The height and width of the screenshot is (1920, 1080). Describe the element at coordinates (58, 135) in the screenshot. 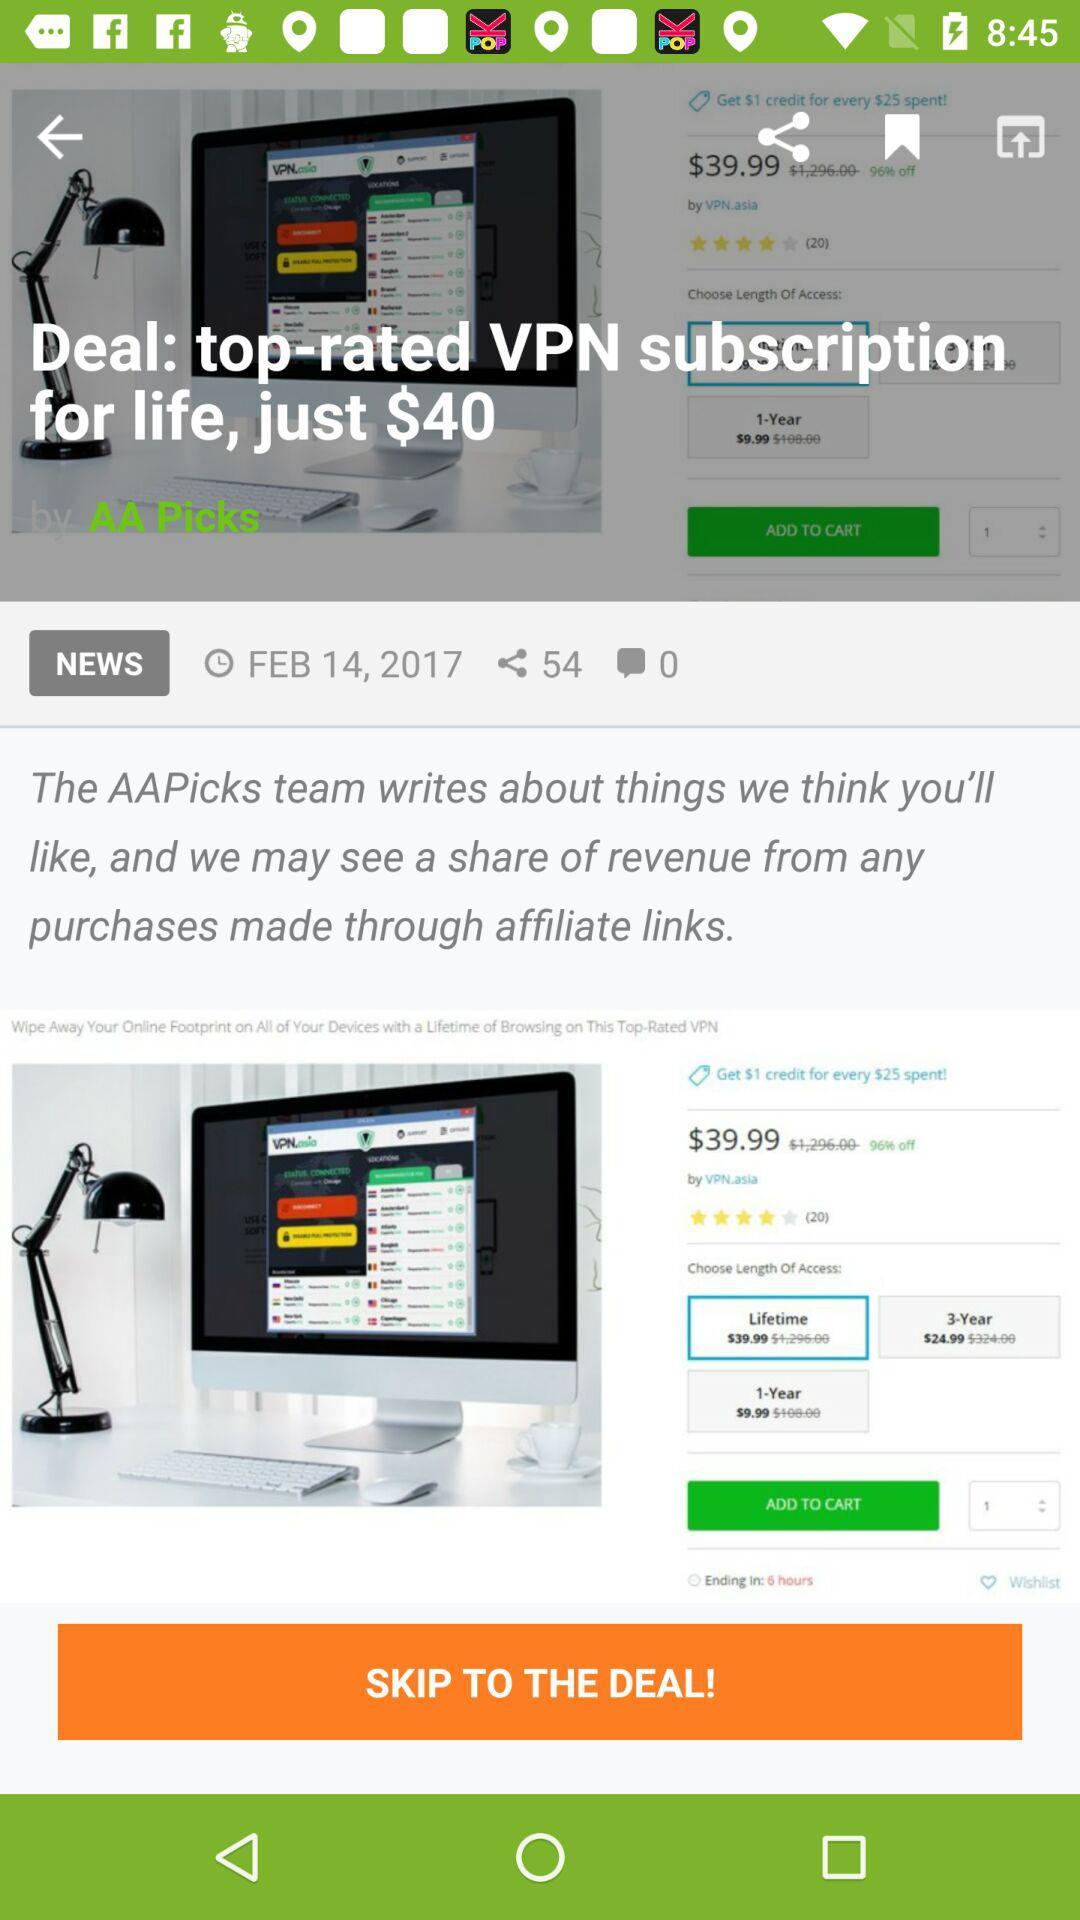

I see `go back` at that location.